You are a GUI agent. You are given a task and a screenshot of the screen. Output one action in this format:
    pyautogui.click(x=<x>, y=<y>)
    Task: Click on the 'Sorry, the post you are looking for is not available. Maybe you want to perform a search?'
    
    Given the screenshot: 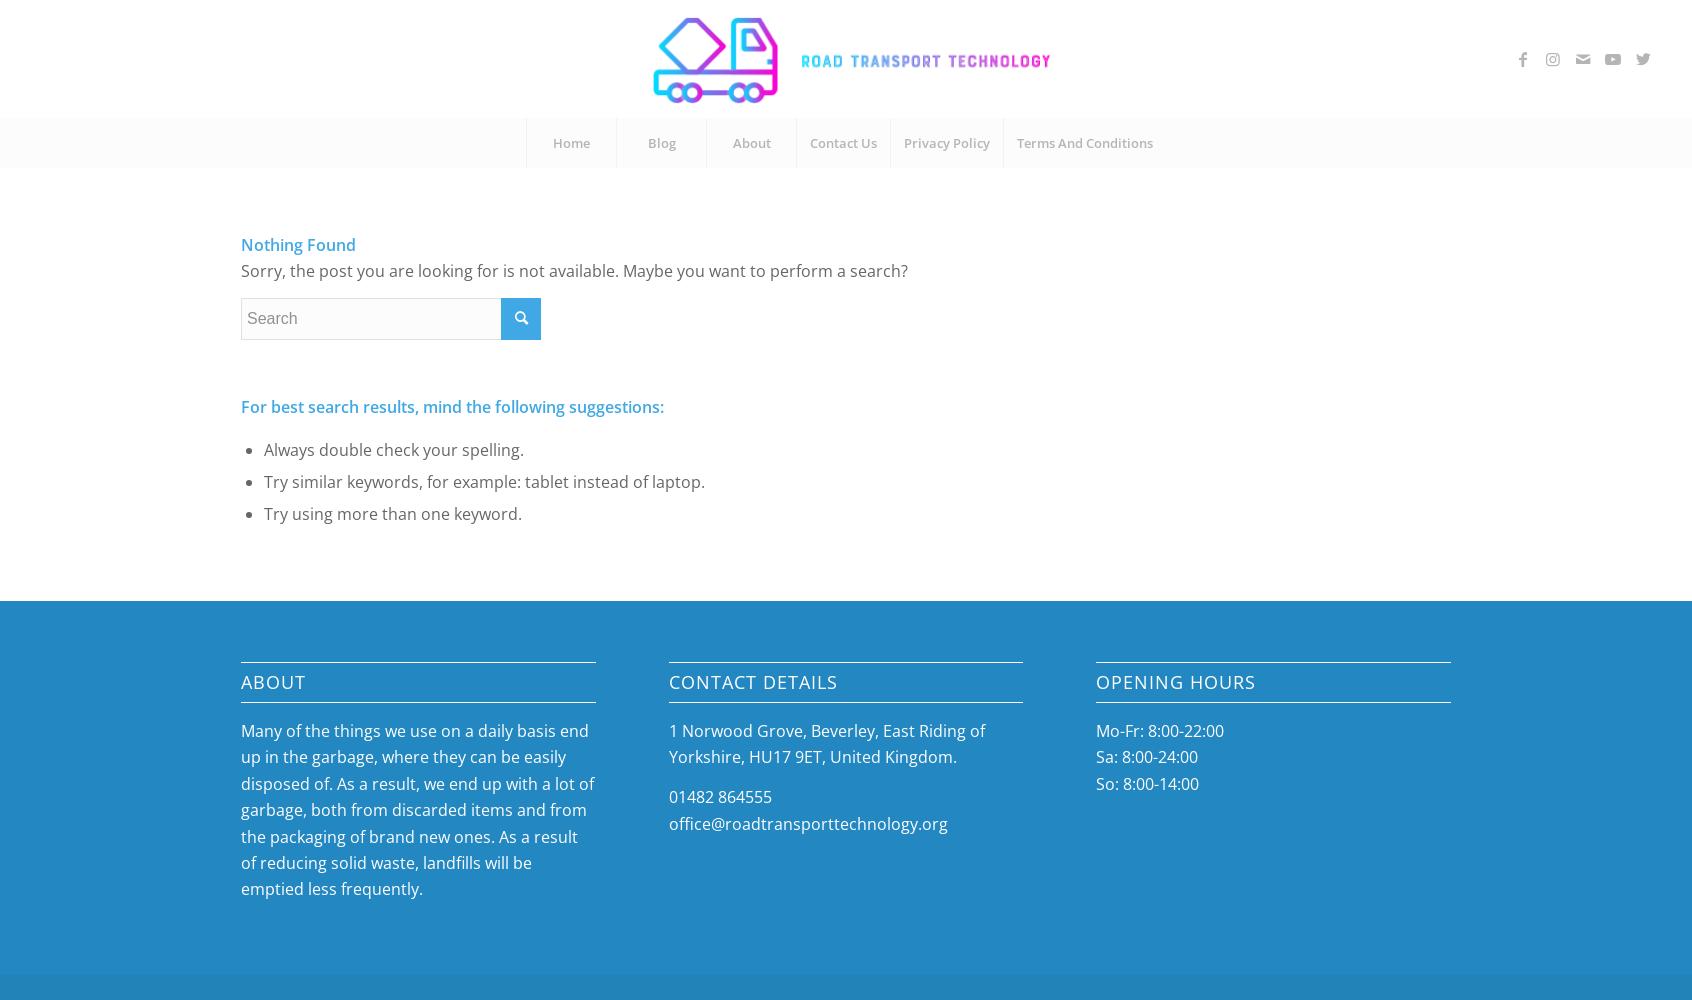 What is the action you would take?
    pyautogui.click(x=573, y=270)
    